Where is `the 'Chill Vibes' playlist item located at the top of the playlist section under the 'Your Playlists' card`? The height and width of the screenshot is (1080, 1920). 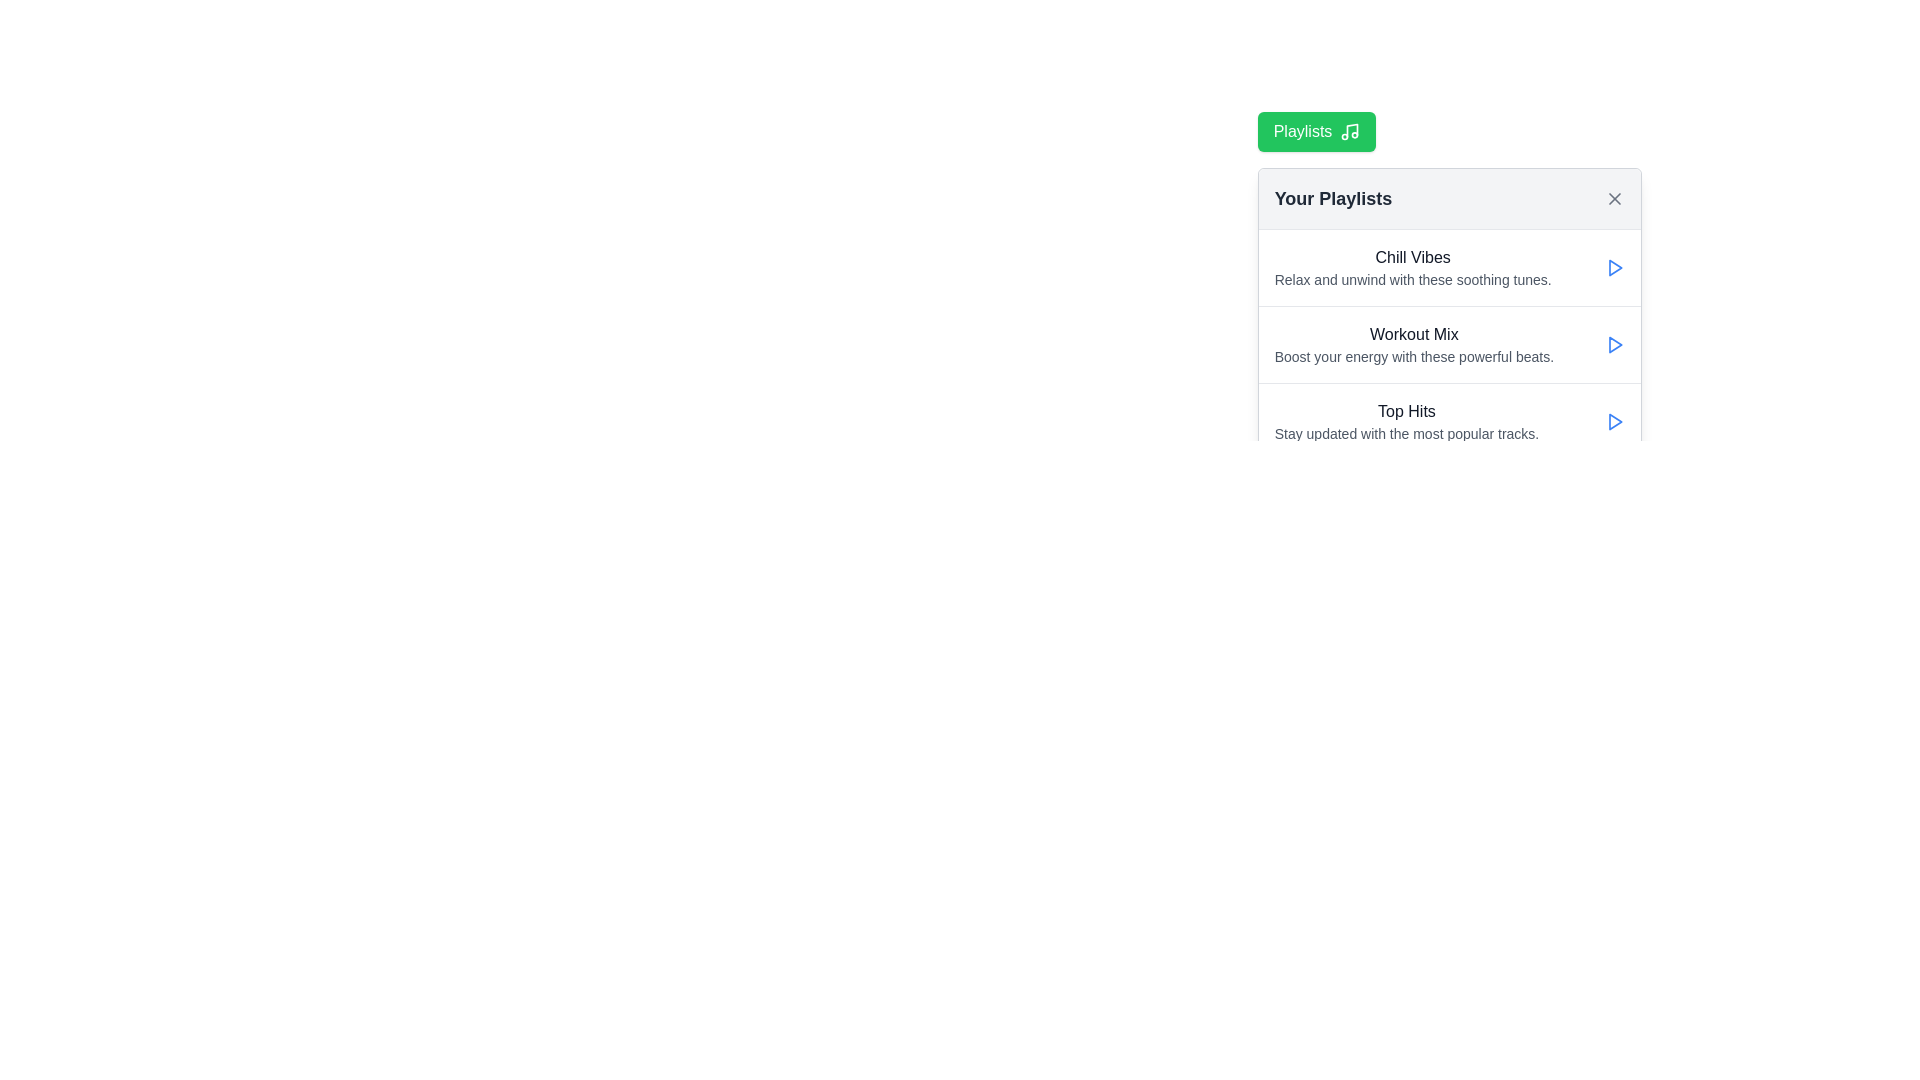
the 'Chill Vibes' playlist item located at the top of the playlist section under the 'Your Playlists' card is located at coordinates (1412, 266).